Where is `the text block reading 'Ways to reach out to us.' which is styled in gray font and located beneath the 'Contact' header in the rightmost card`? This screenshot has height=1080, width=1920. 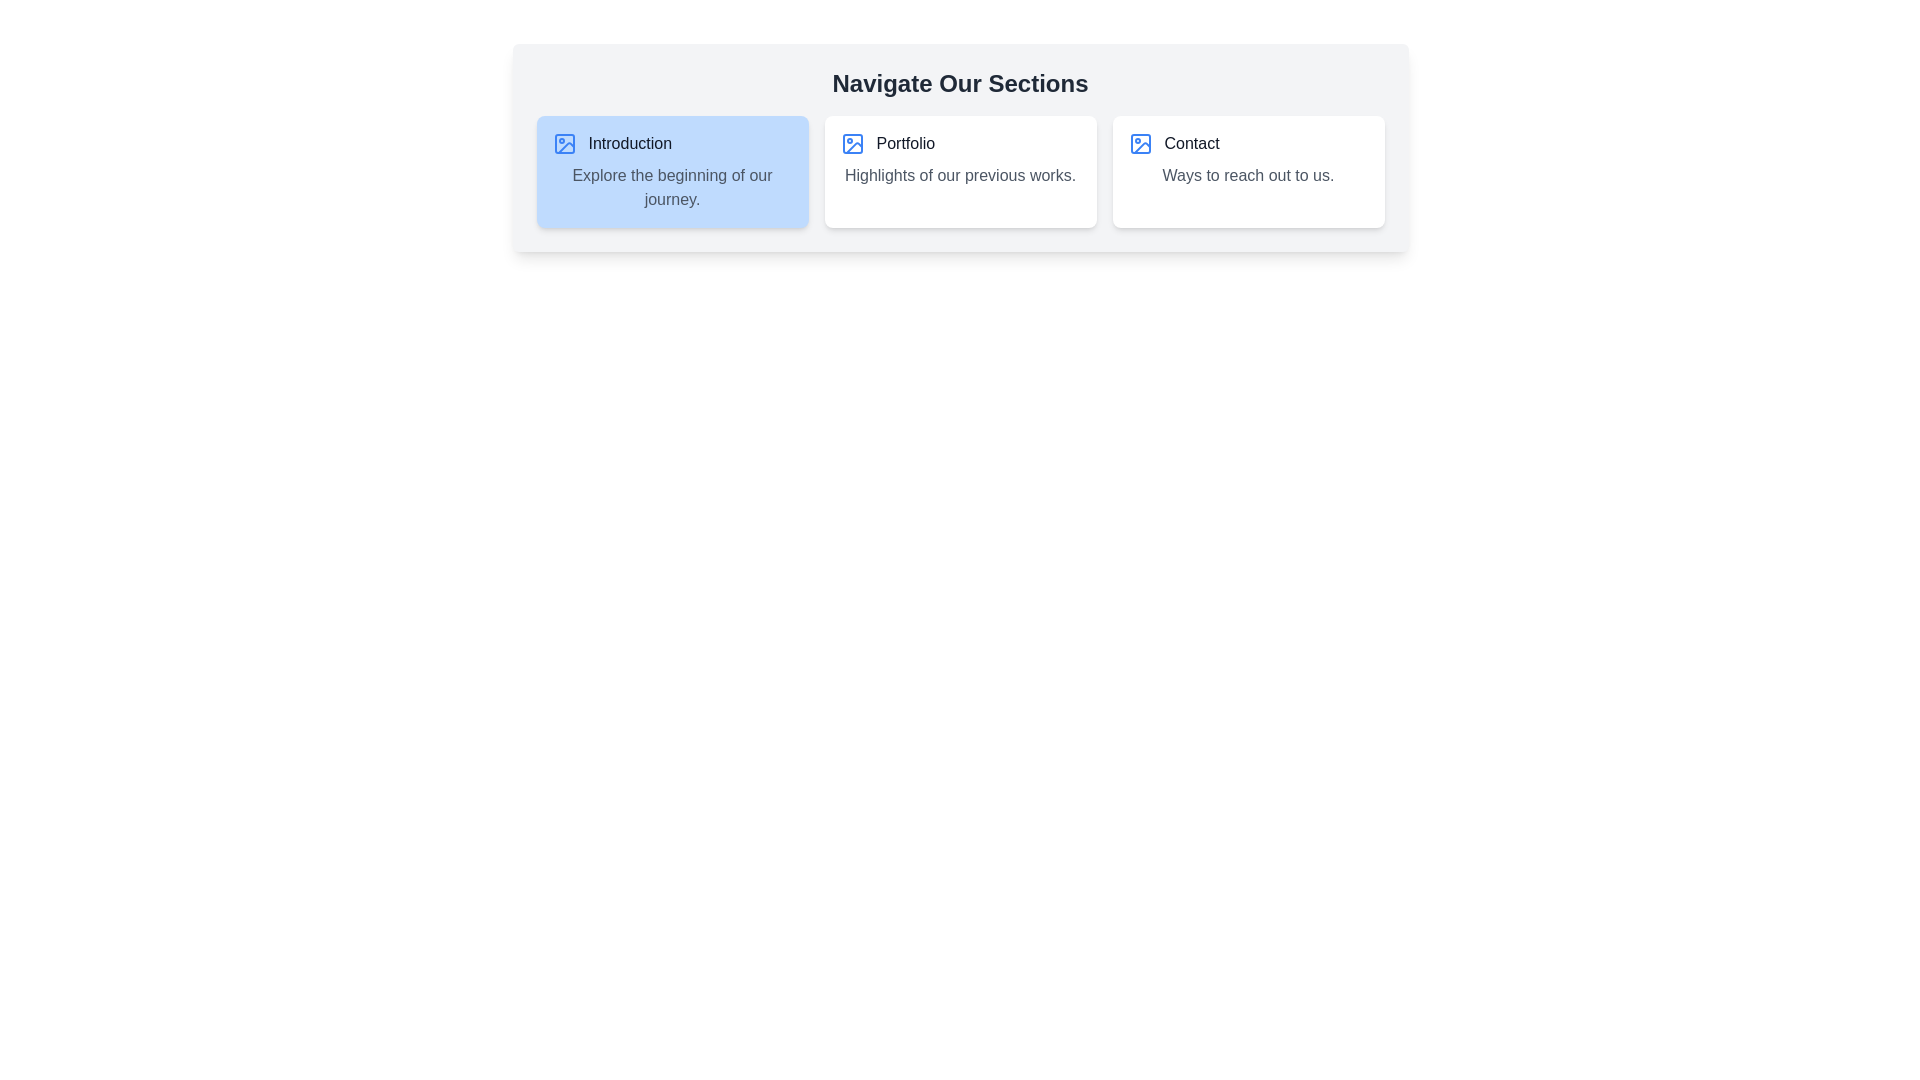
the text block reading 'Ways to reach out to us.' which is styled in gray font and located beneath the 'Contact' header in the rightmost card is located at coordinates (1247, 175).